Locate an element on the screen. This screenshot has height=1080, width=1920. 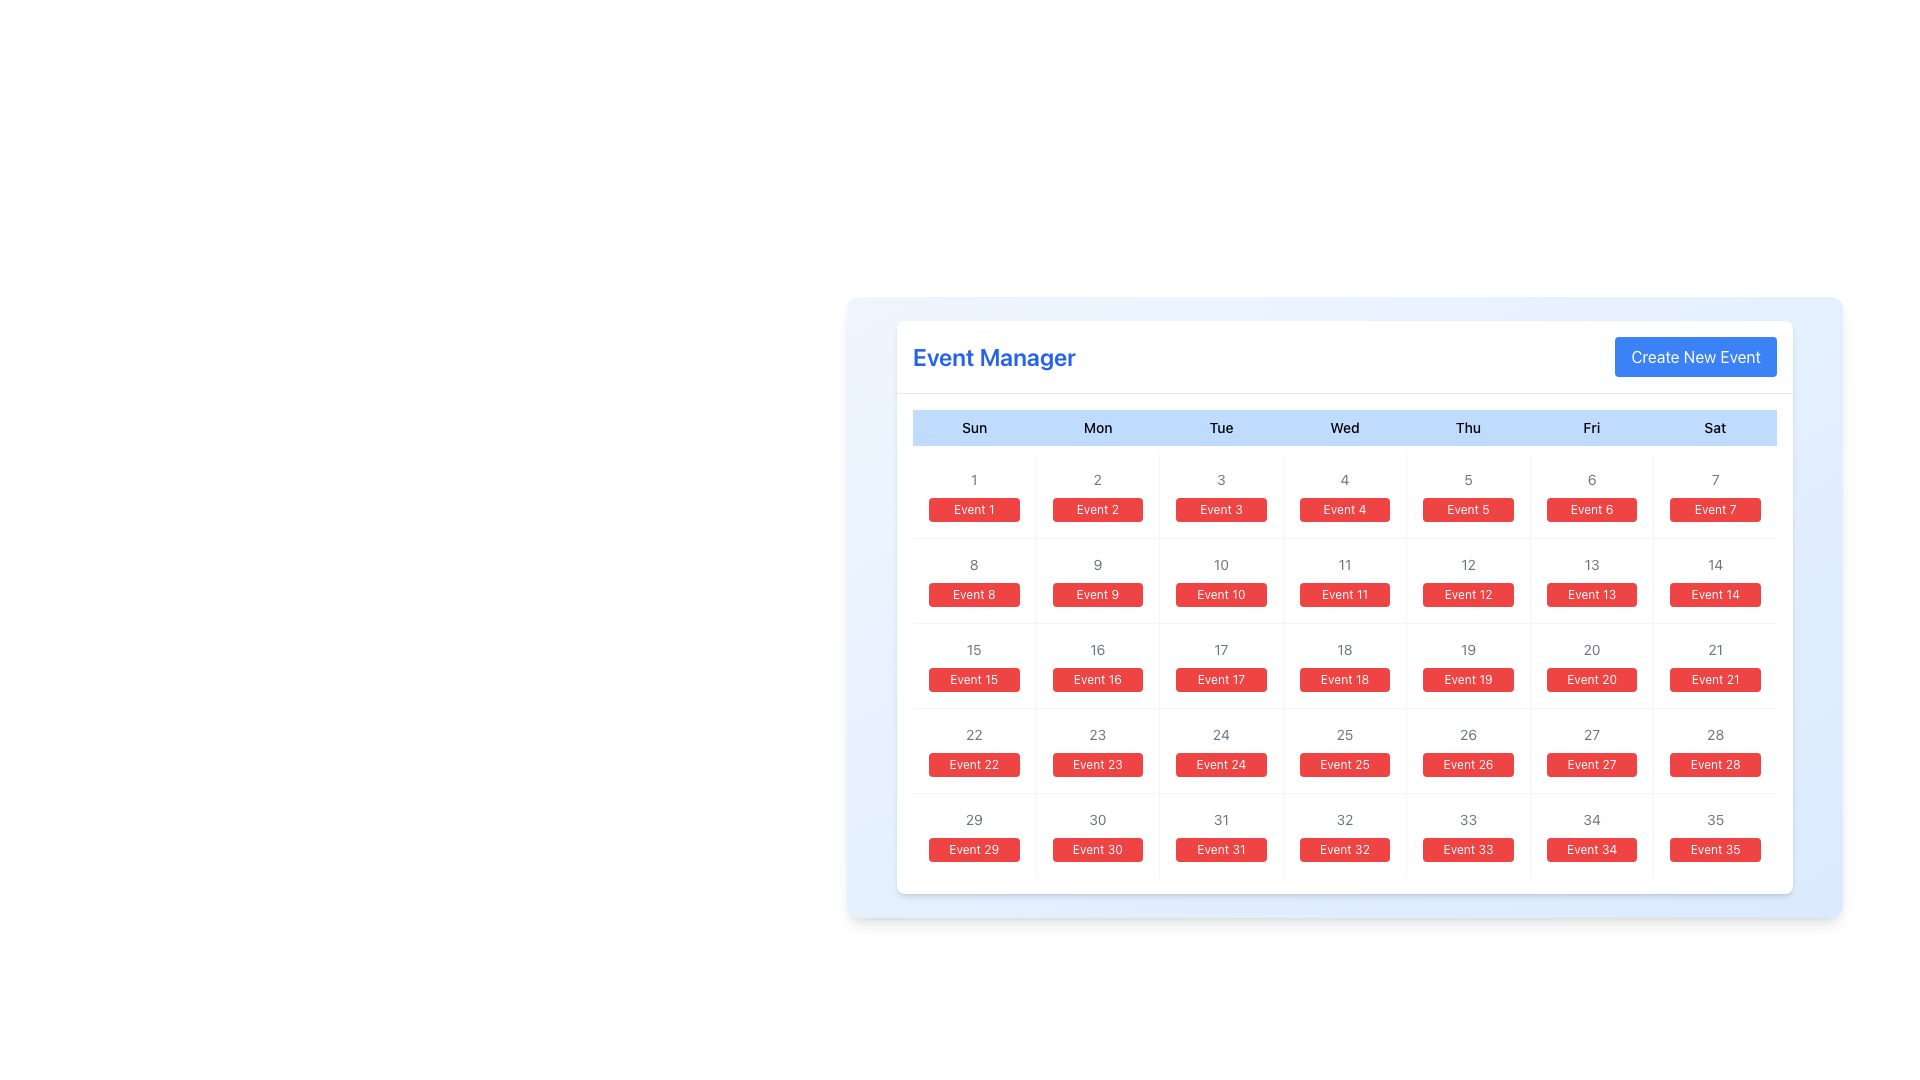
the button-like label with the text 'Event 27' in the Friday column of the fifth row in the calendar view is located at coordinates (1591, 764).